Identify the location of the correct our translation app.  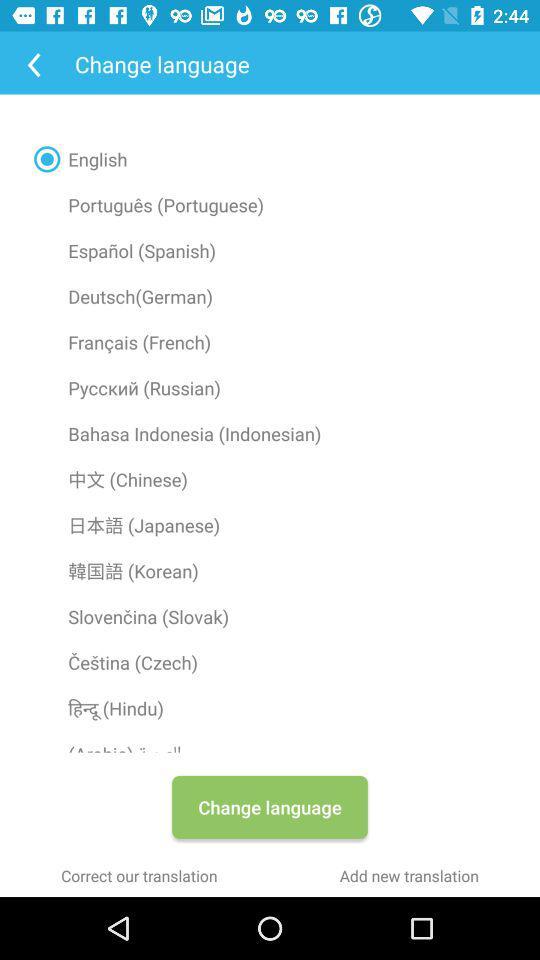
(138, 874).